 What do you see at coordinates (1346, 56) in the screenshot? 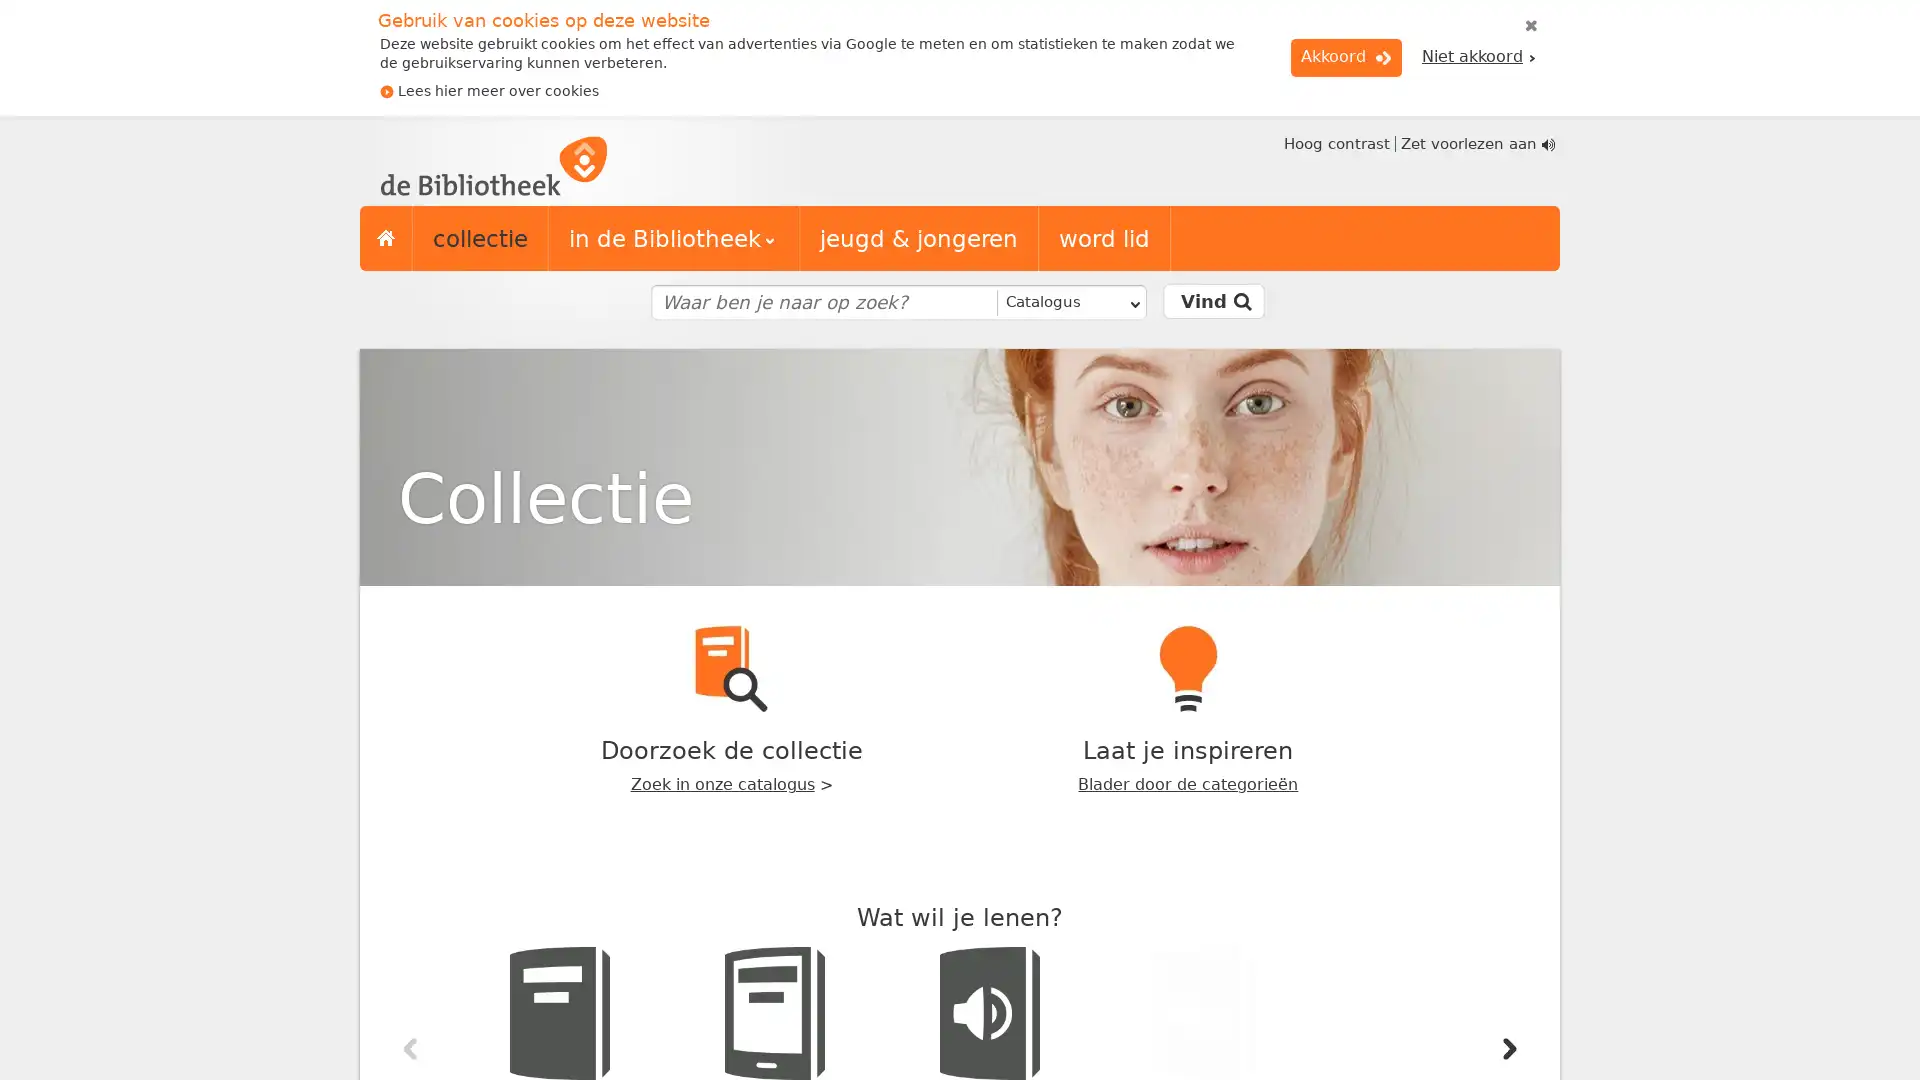
I see `Akkoord` at bounding box center [1346, 56].